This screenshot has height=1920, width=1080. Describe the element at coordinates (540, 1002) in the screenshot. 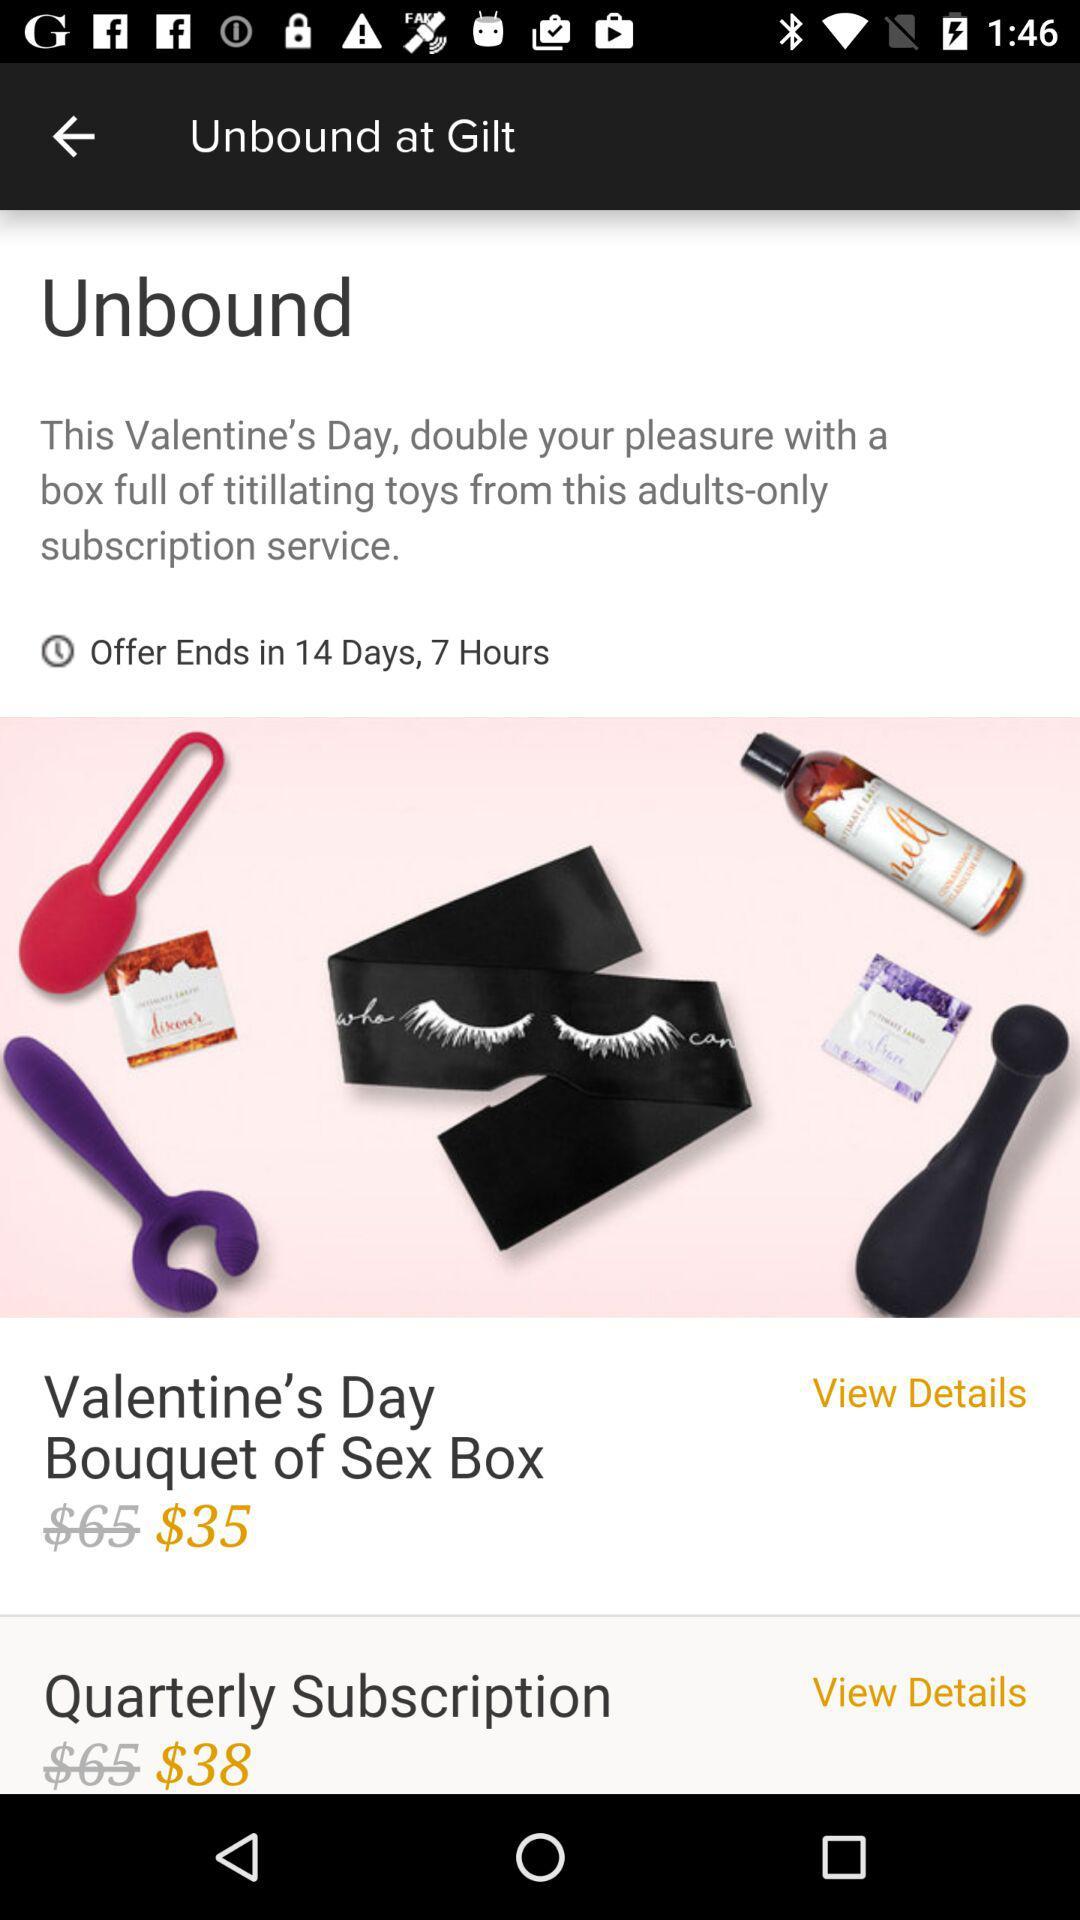

I see `for adverisment` at that location.